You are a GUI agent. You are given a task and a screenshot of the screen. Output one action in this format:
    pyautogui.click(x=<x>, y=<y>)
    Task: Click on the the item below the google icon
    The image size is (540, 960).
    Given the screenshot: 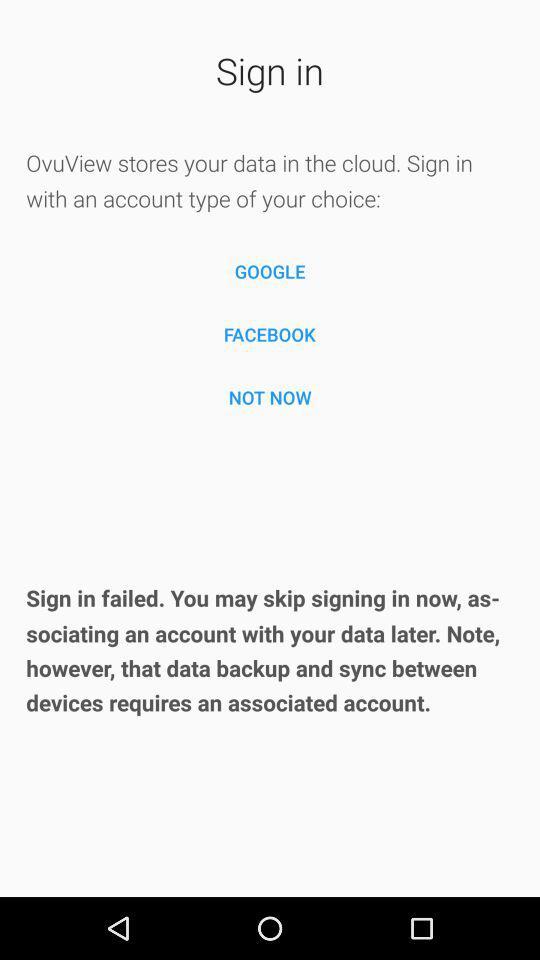 What is the action you would take?
    pyautogui.click(x=269, y=334)
    